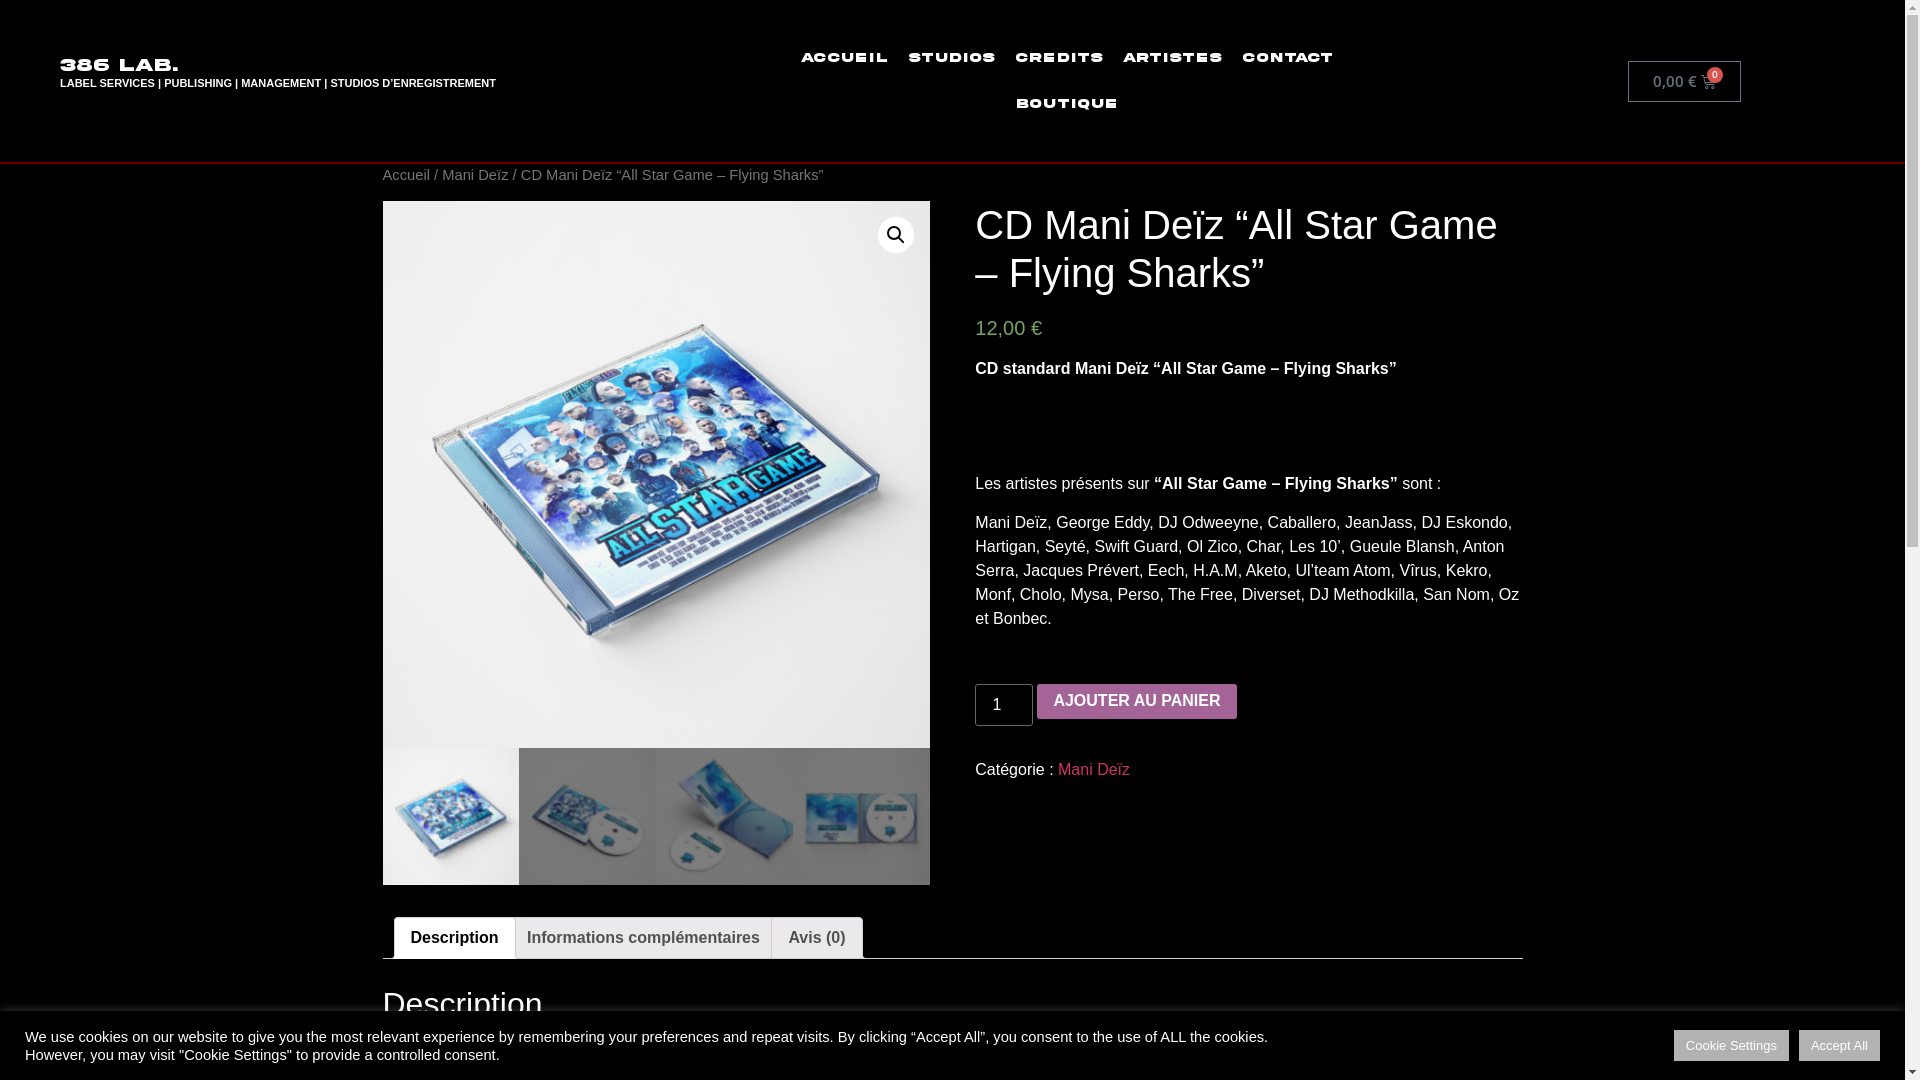 The image size is (1920, 1080). I want to click on 'Accept All', so click(1839, 1044).